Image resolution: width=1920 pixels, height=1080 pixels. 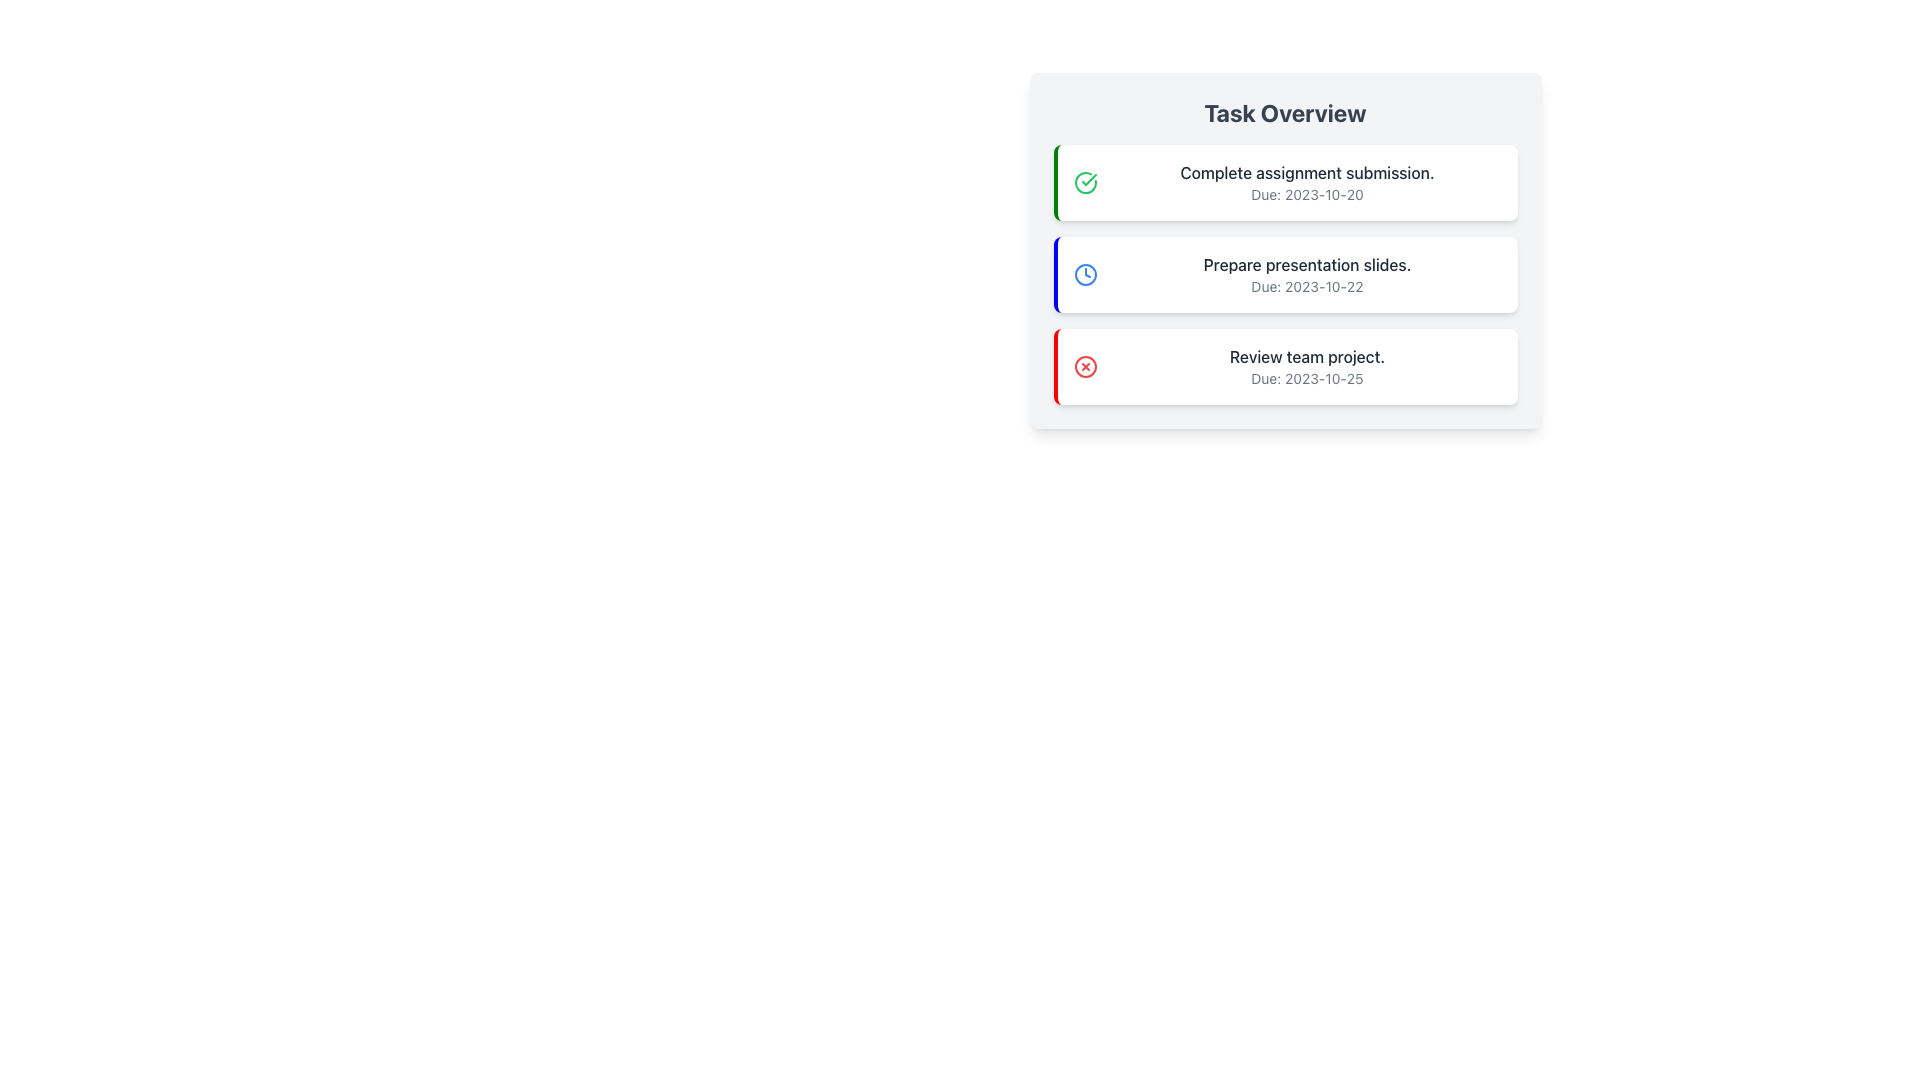 What do you see at coordinates (1307, 195) in the screenshot?
I see `the static text label displaying 'Due: 2023-10-20' located below the 'Complete assignment submission.' text in the task card` at bounding box center [1307, 195].